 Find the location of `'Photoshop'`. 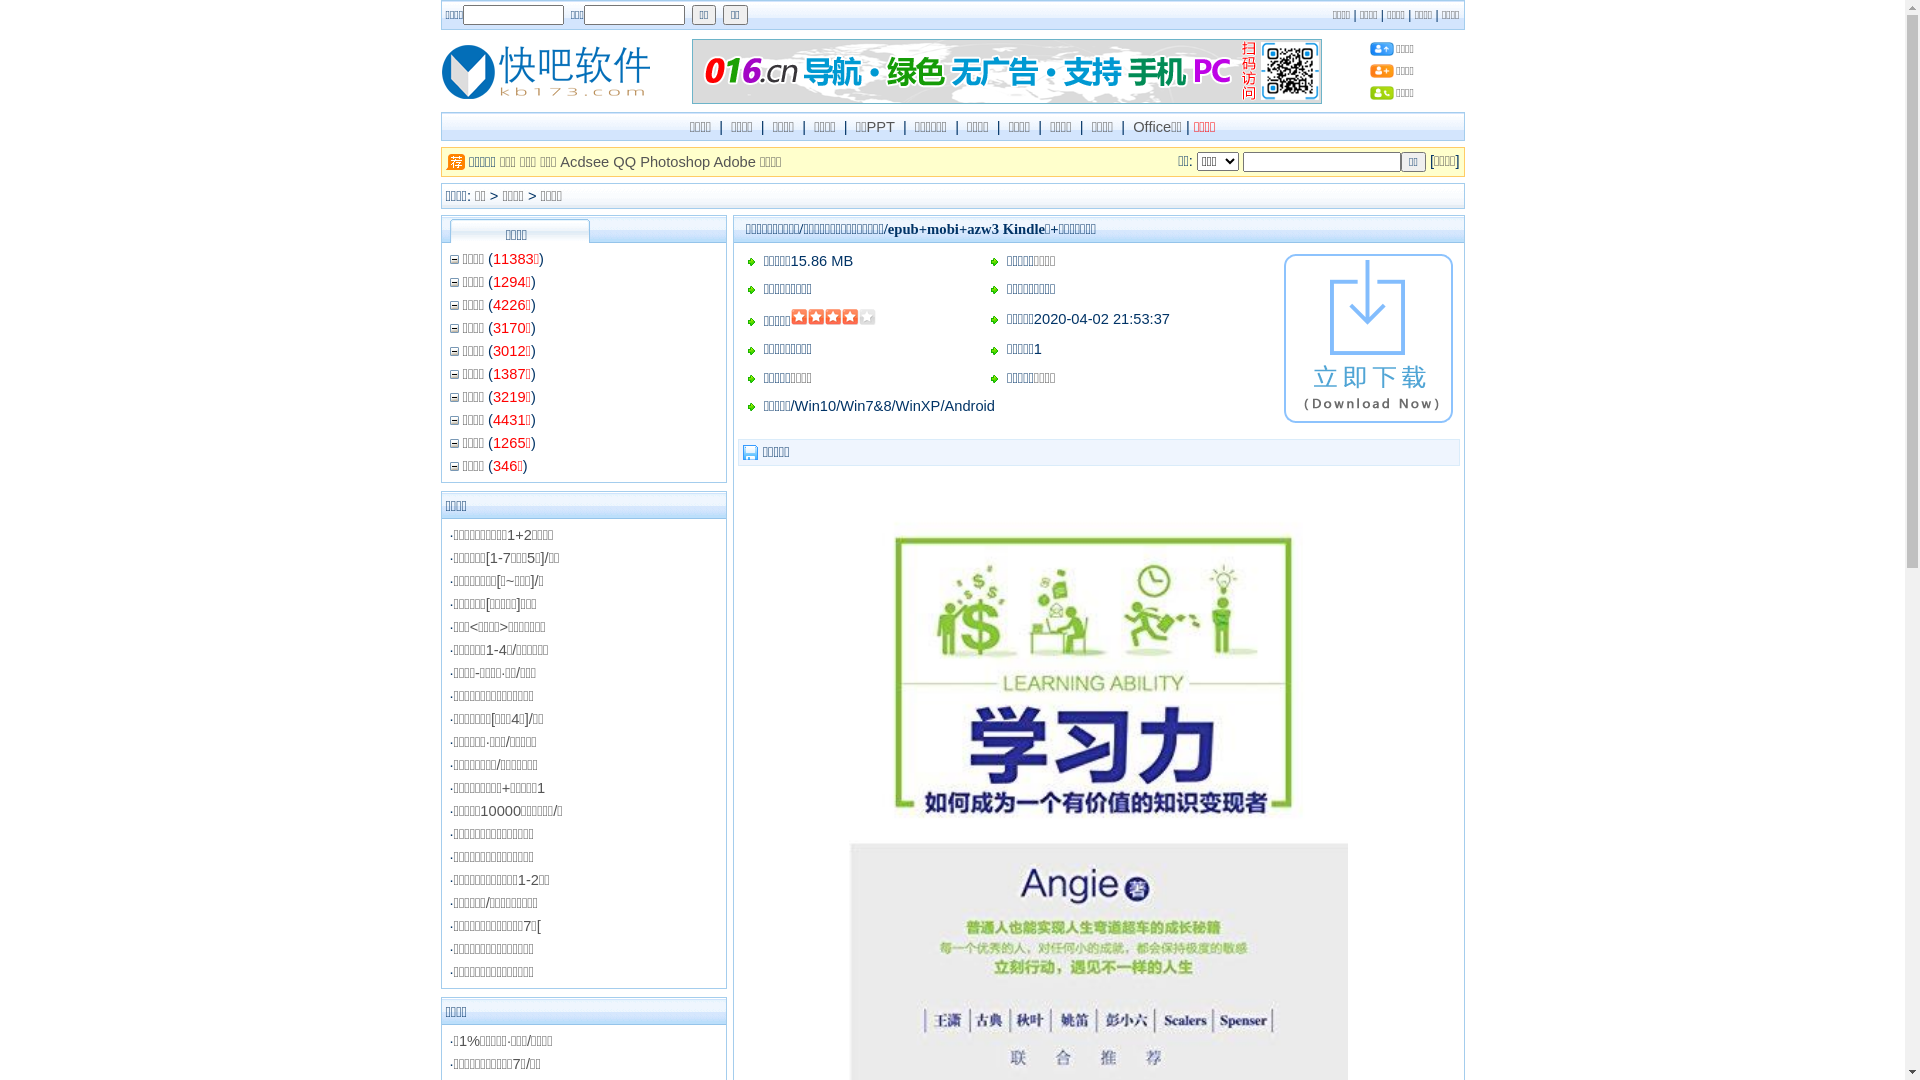

'Photoshop' is located at coordinates (675, 161).